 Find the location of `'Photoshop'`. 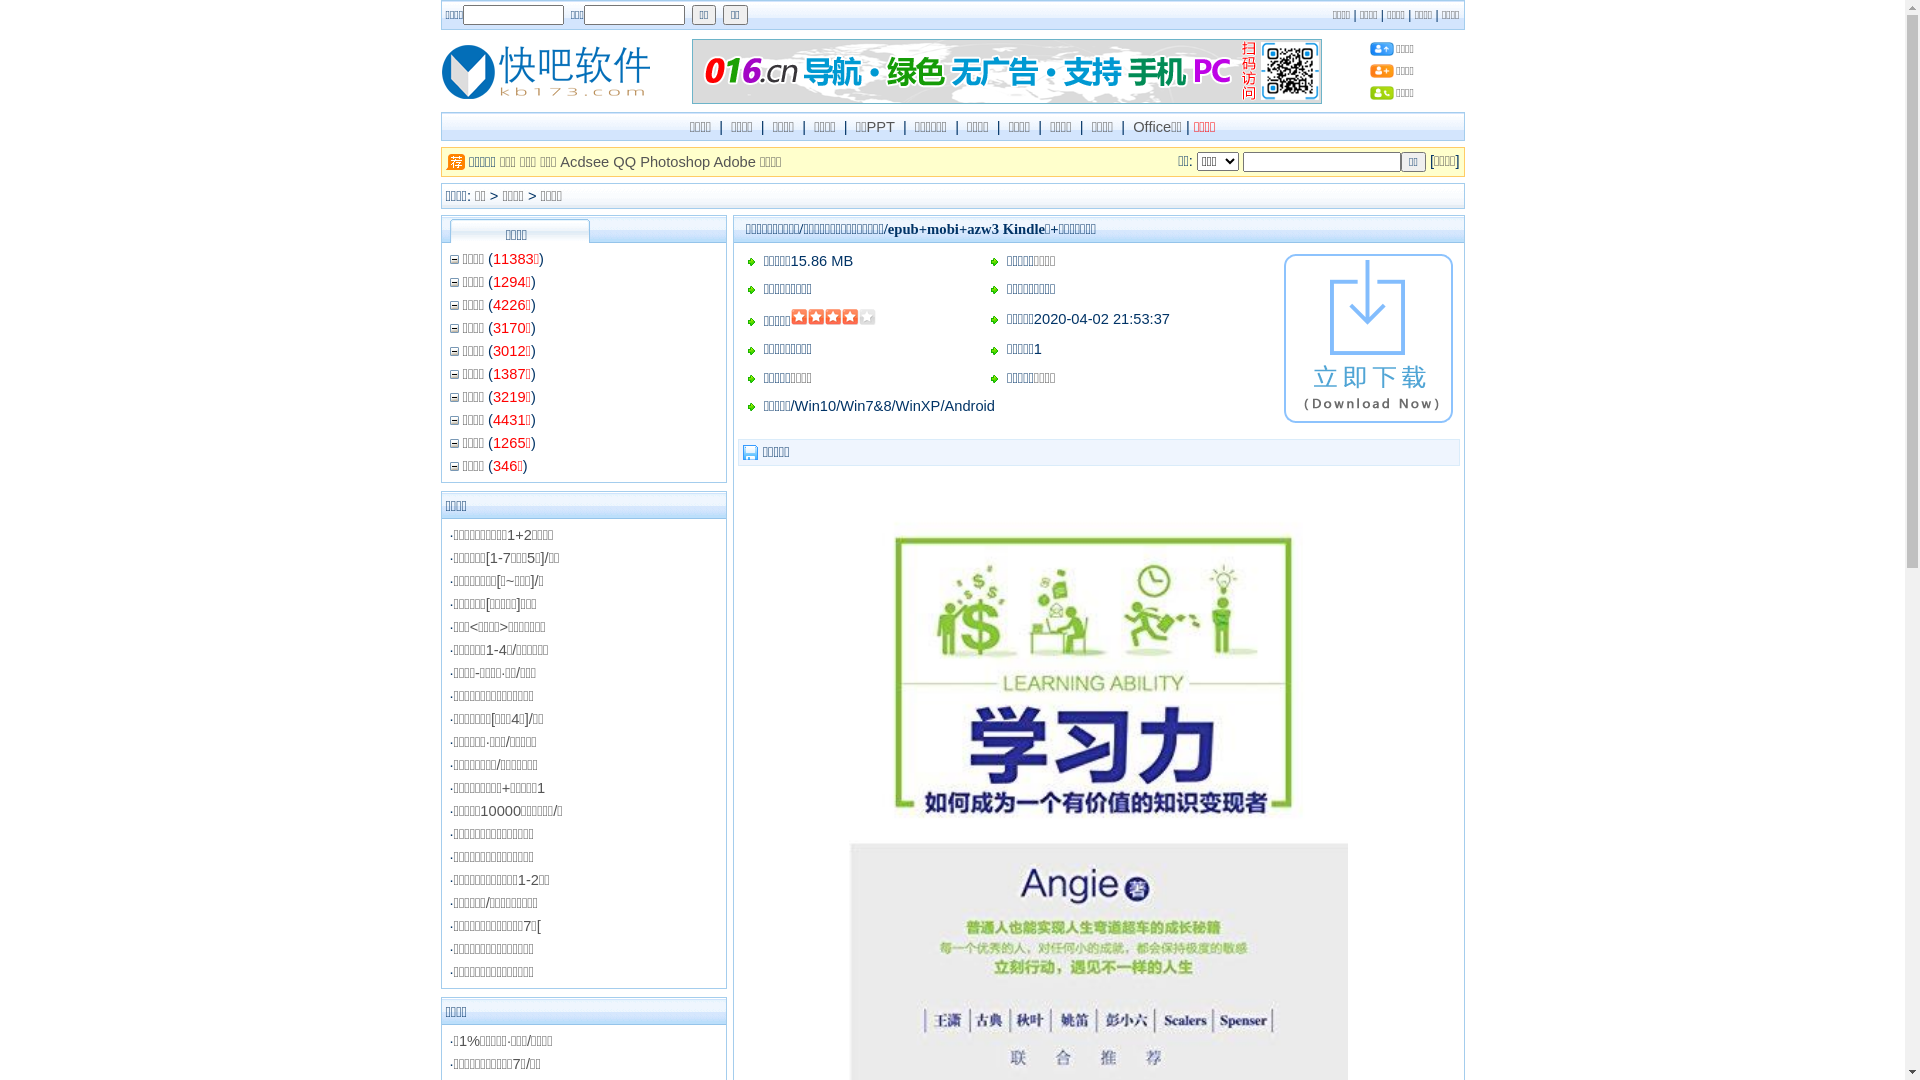

'Photoshop' is located at coordinates (675, 161).